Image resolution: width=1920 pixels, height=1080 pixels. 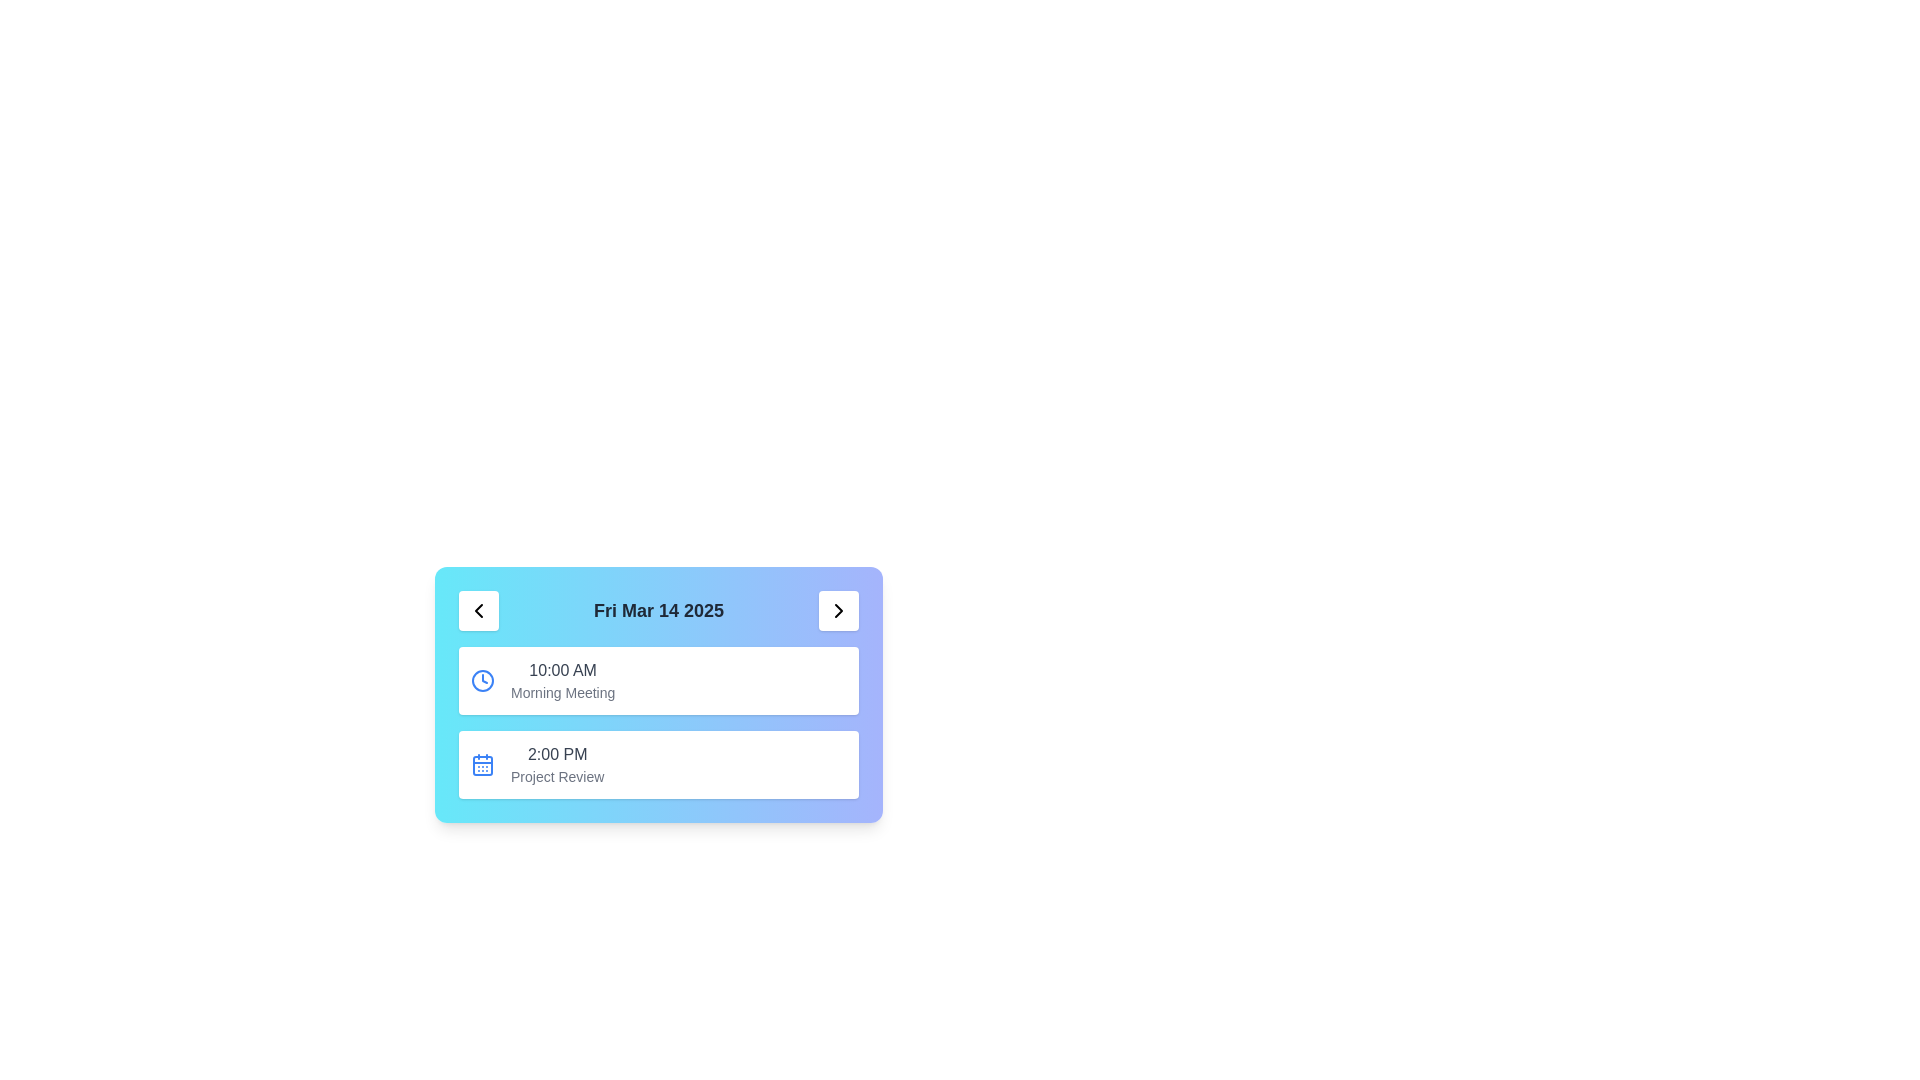 I want to click on the label providing additional details or context to the time displayed above it, which is positioned immediately below '10:00 AM', so click(x=562, y=692).